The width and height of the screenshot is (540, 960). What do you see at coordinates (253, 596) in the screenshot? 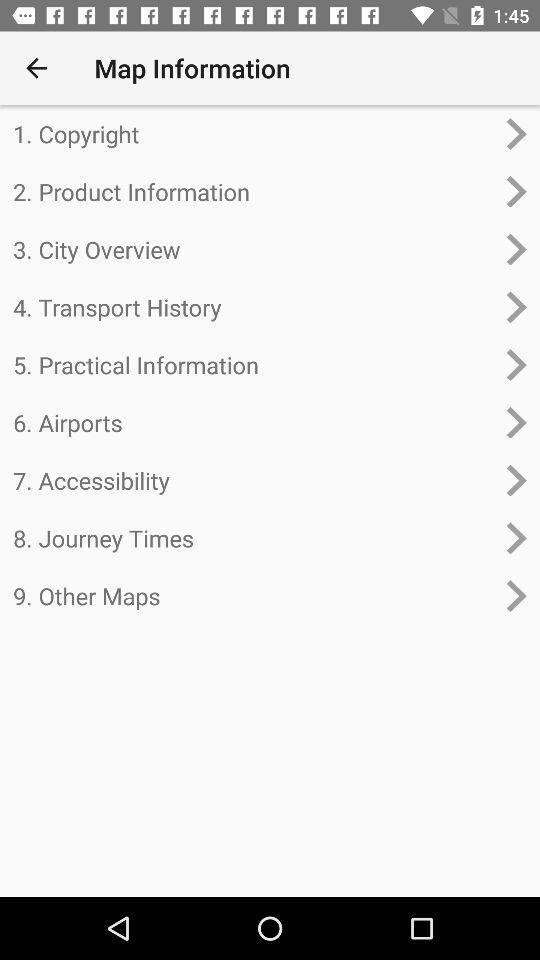
I see `9. other maps item` at bounding box center [253, 596].